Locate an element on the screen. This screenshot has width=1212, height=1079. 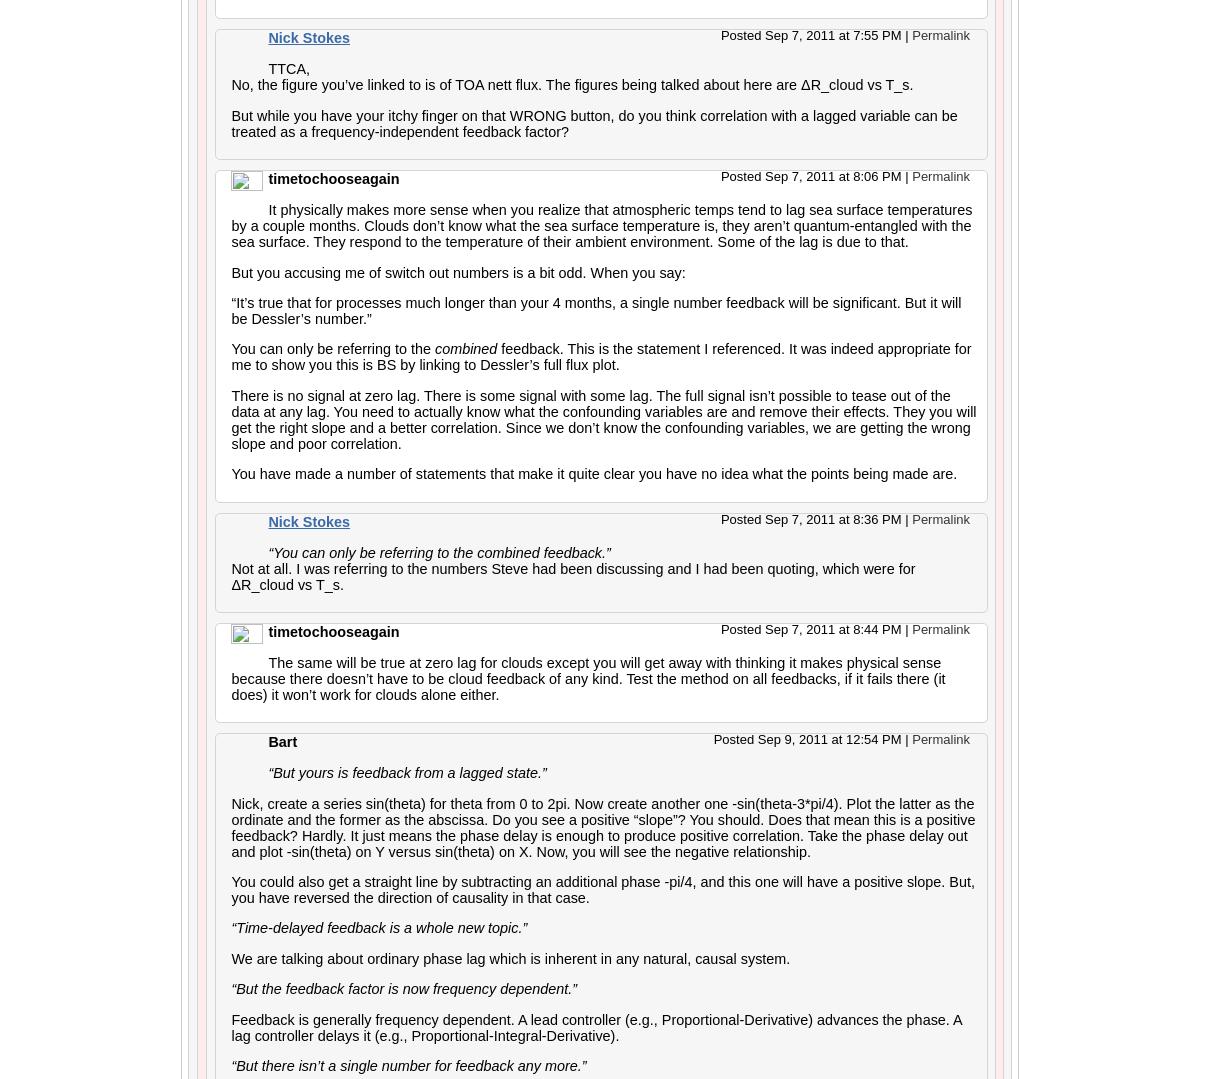
'Not at all. I was referring to the numbers Steve had been discussing and I had been quoting, which were for ΔR_cloud vs T_s.' is located at coordinates (573, 574).